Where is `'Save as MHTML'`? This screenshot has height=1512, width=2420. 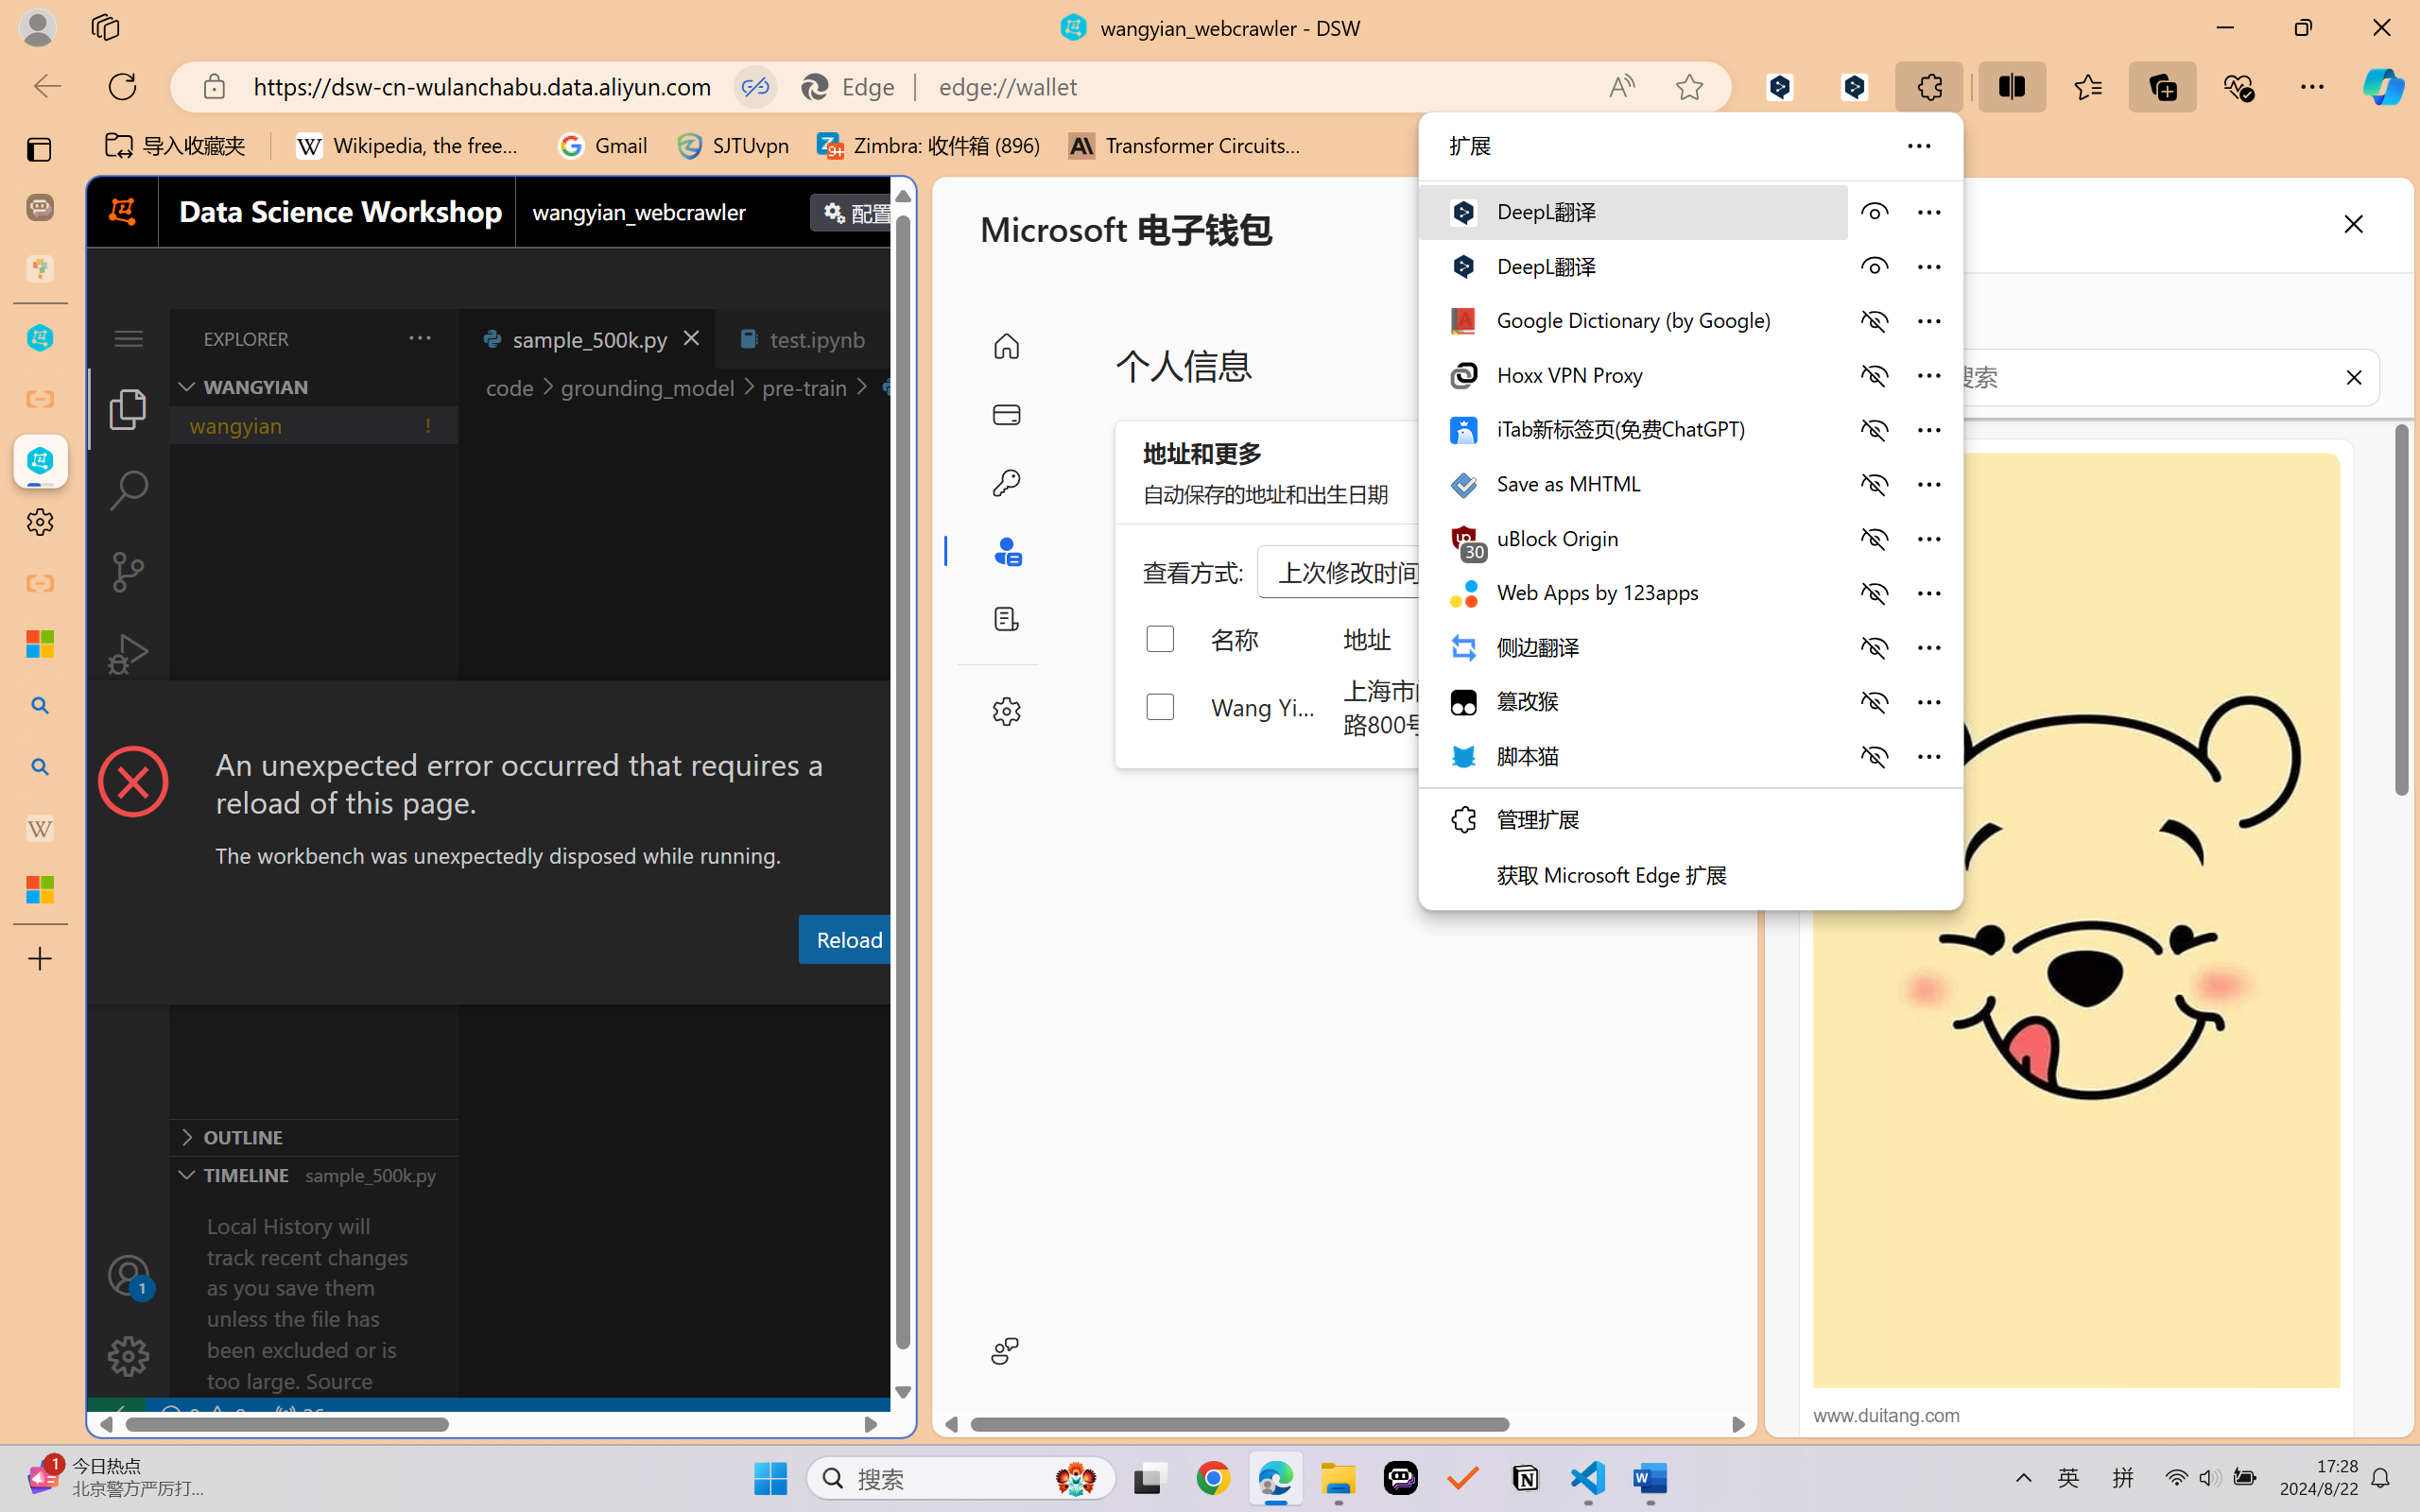 'Save as MHTML' is located at coordinates (1632, 482).